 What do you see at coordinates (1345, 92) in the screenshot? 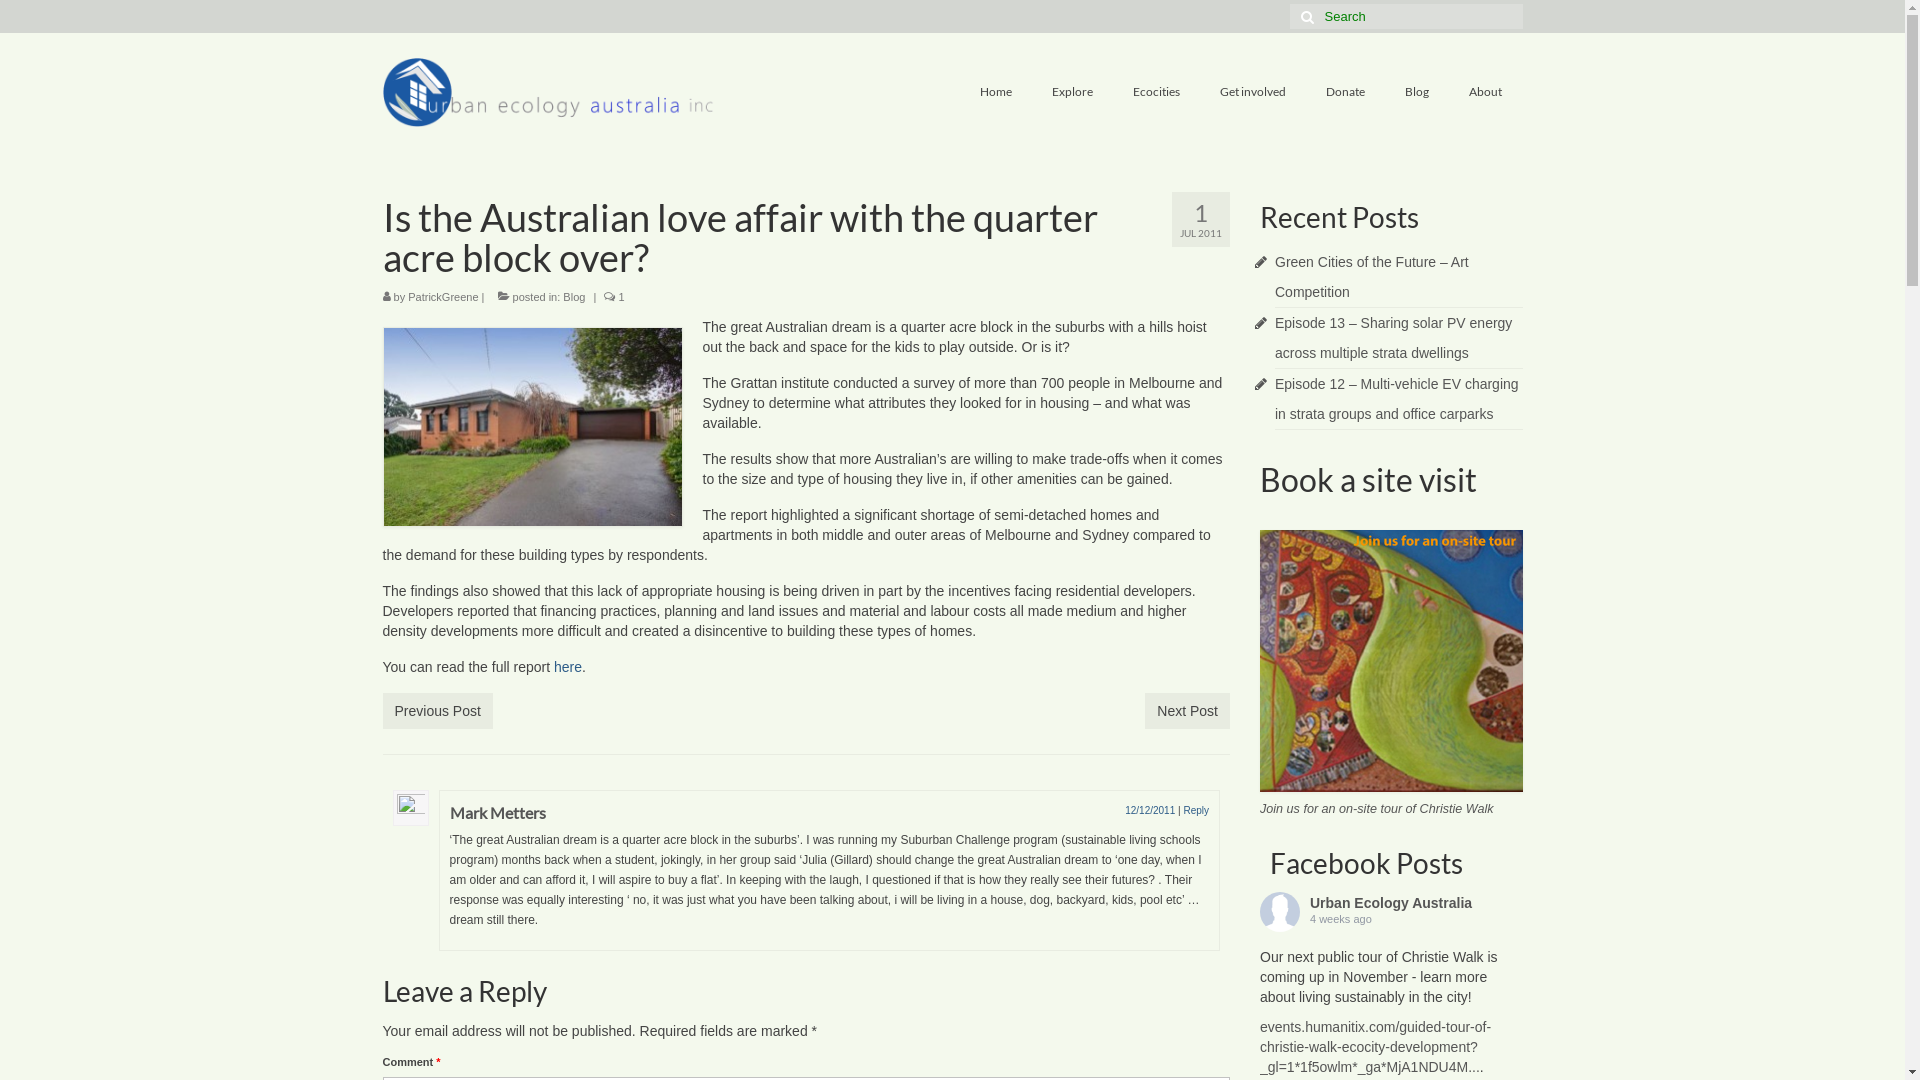
I see `'Donate'` at bounding box center [1345, 92].